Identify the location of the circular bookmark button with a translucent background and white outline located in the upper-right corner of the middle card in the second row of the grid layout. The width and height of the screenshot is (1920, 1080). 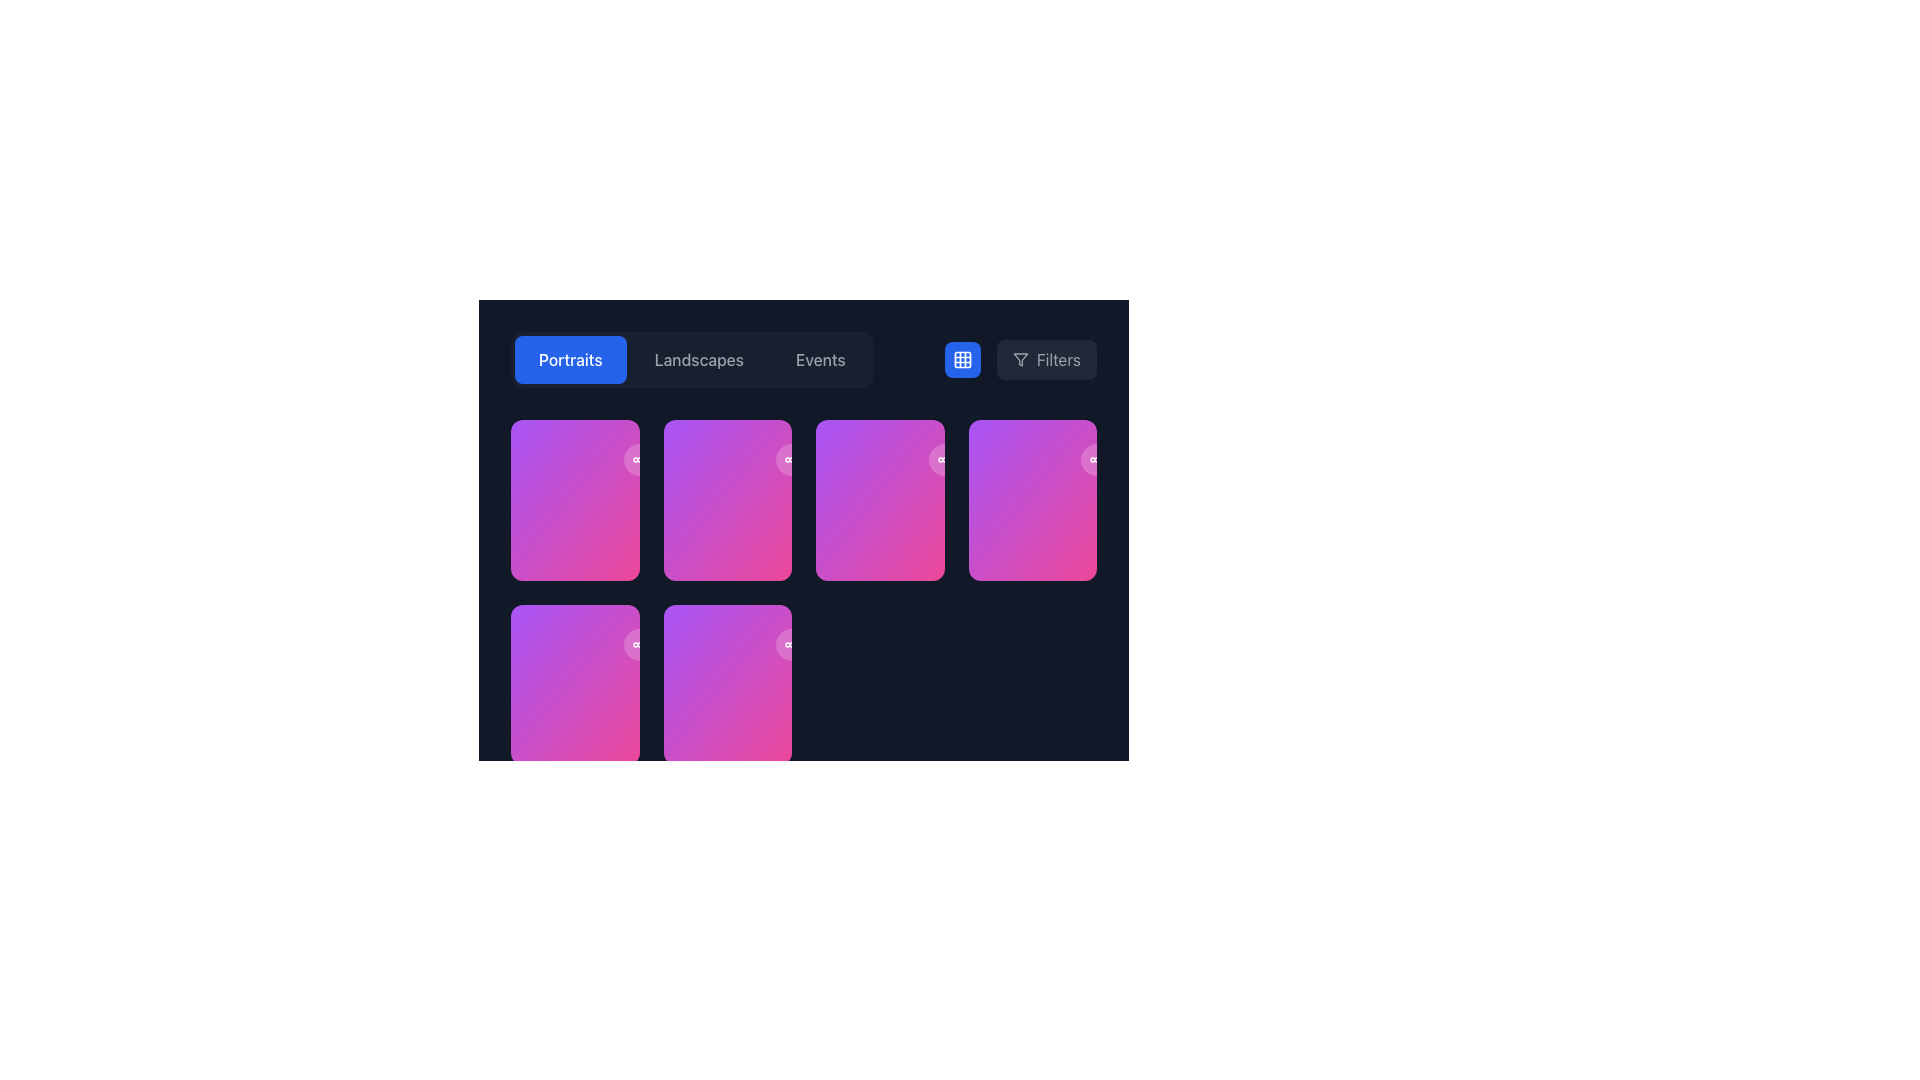
(824, 459).